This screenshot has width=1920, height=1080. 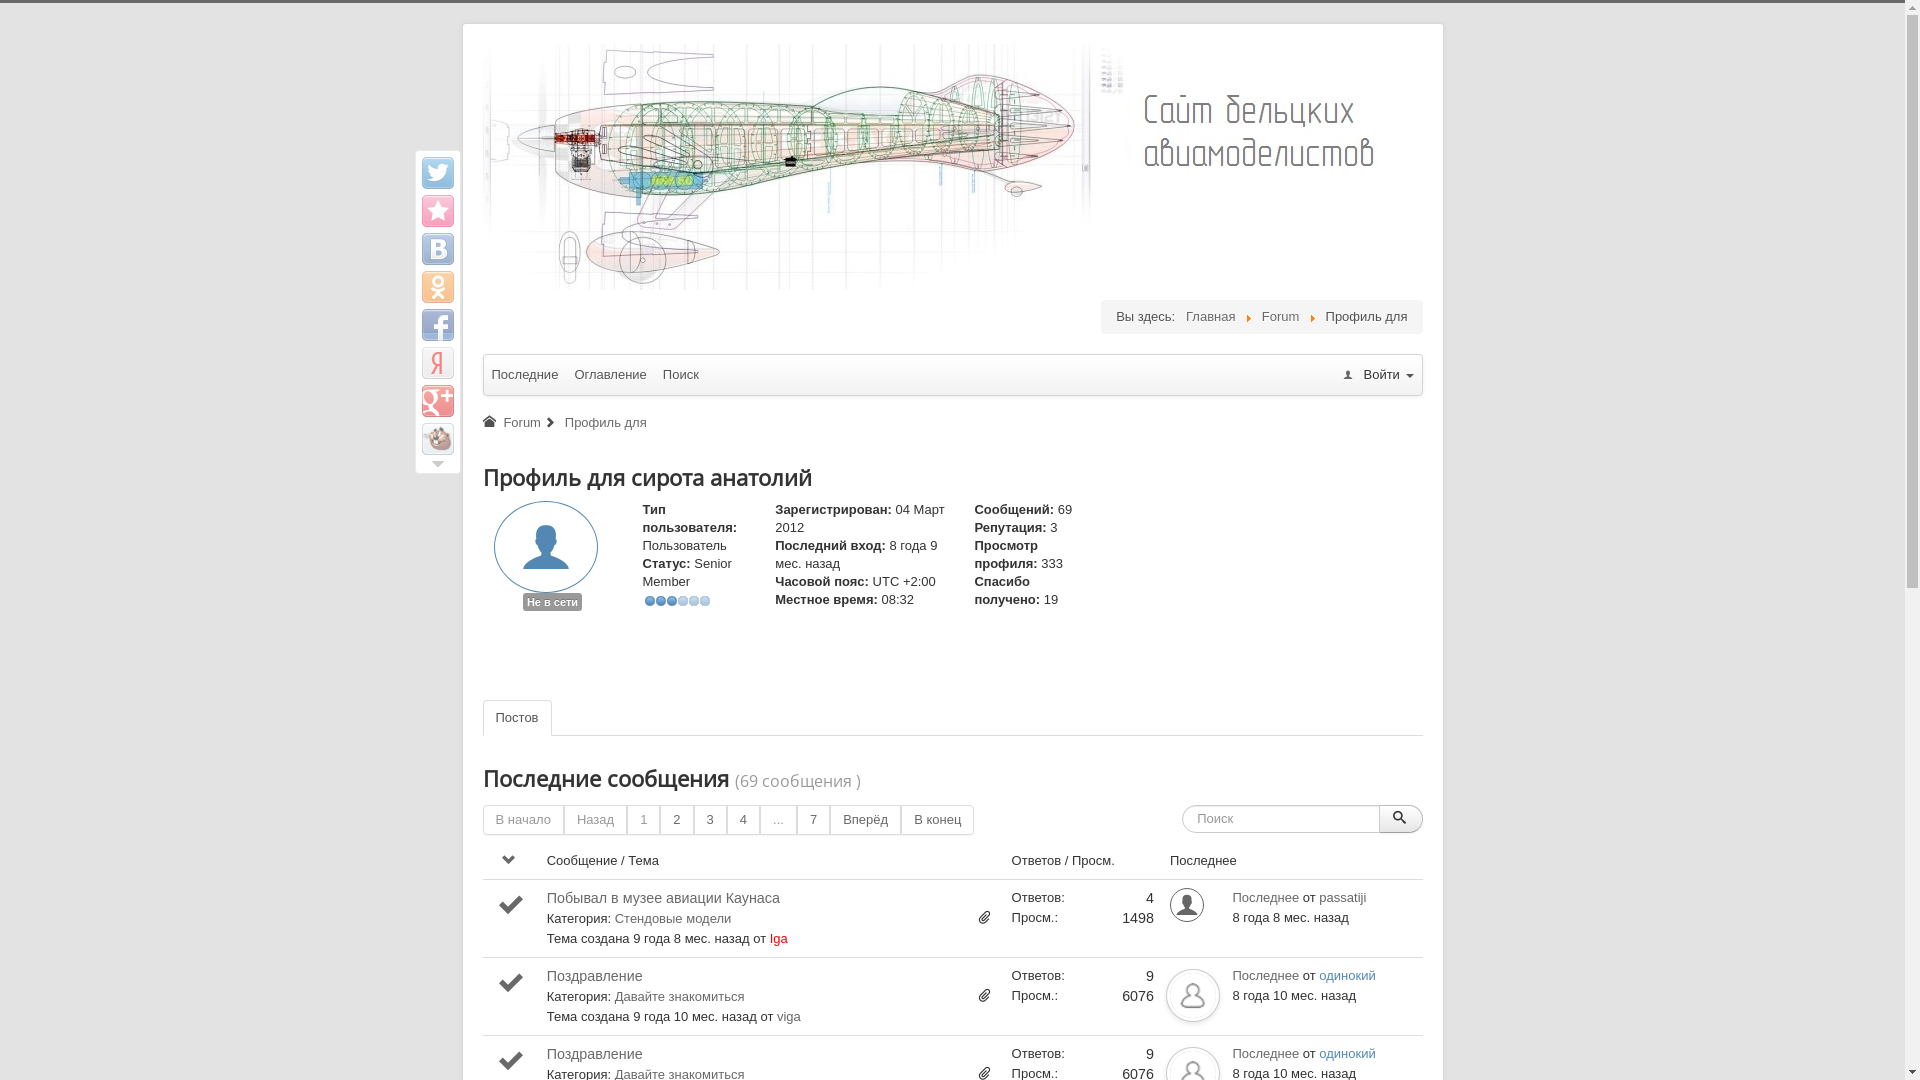 What do you see at coordinates (643, 820) in the screenshot?
I see `'1'` at bounding box center [643, 820].